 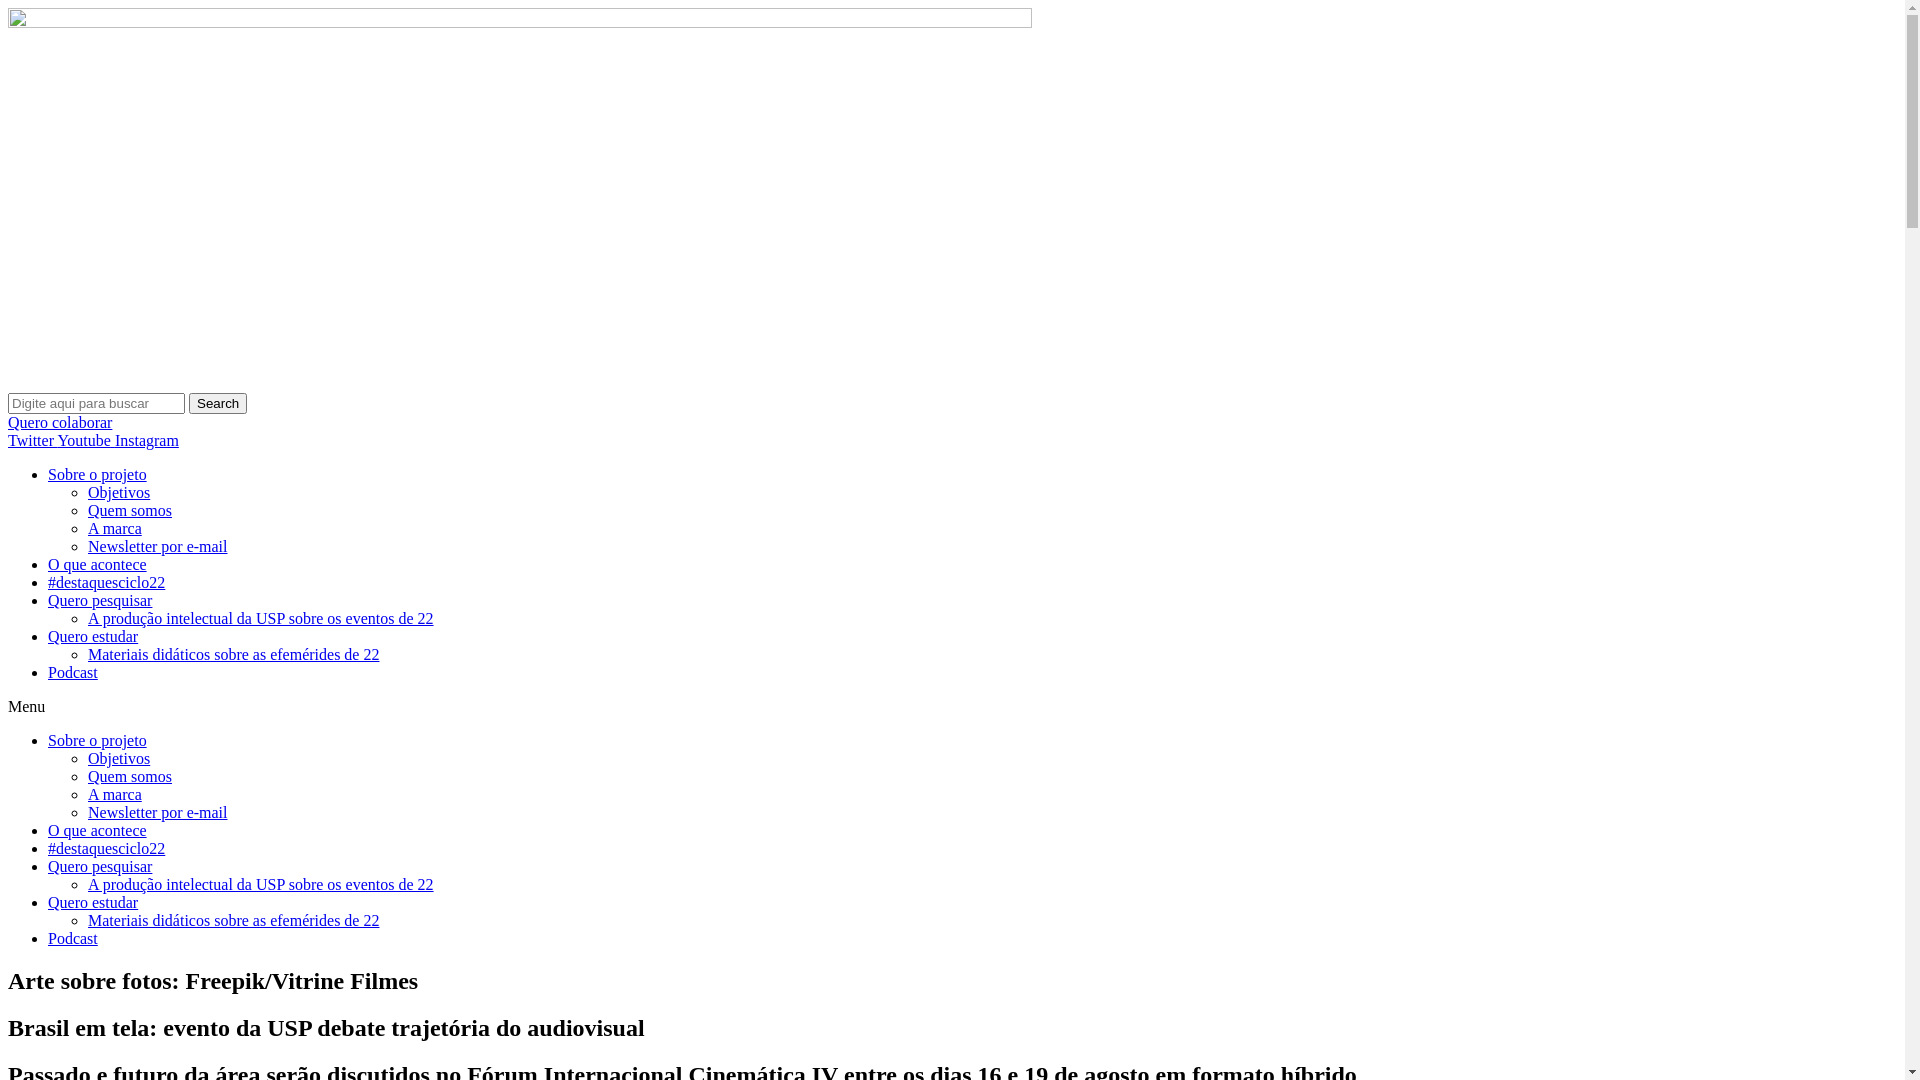 What do you see at coordinates (99, 599) in the screenshot?
I see `'Quero pesquisar'` at bounding box center [99, 599].